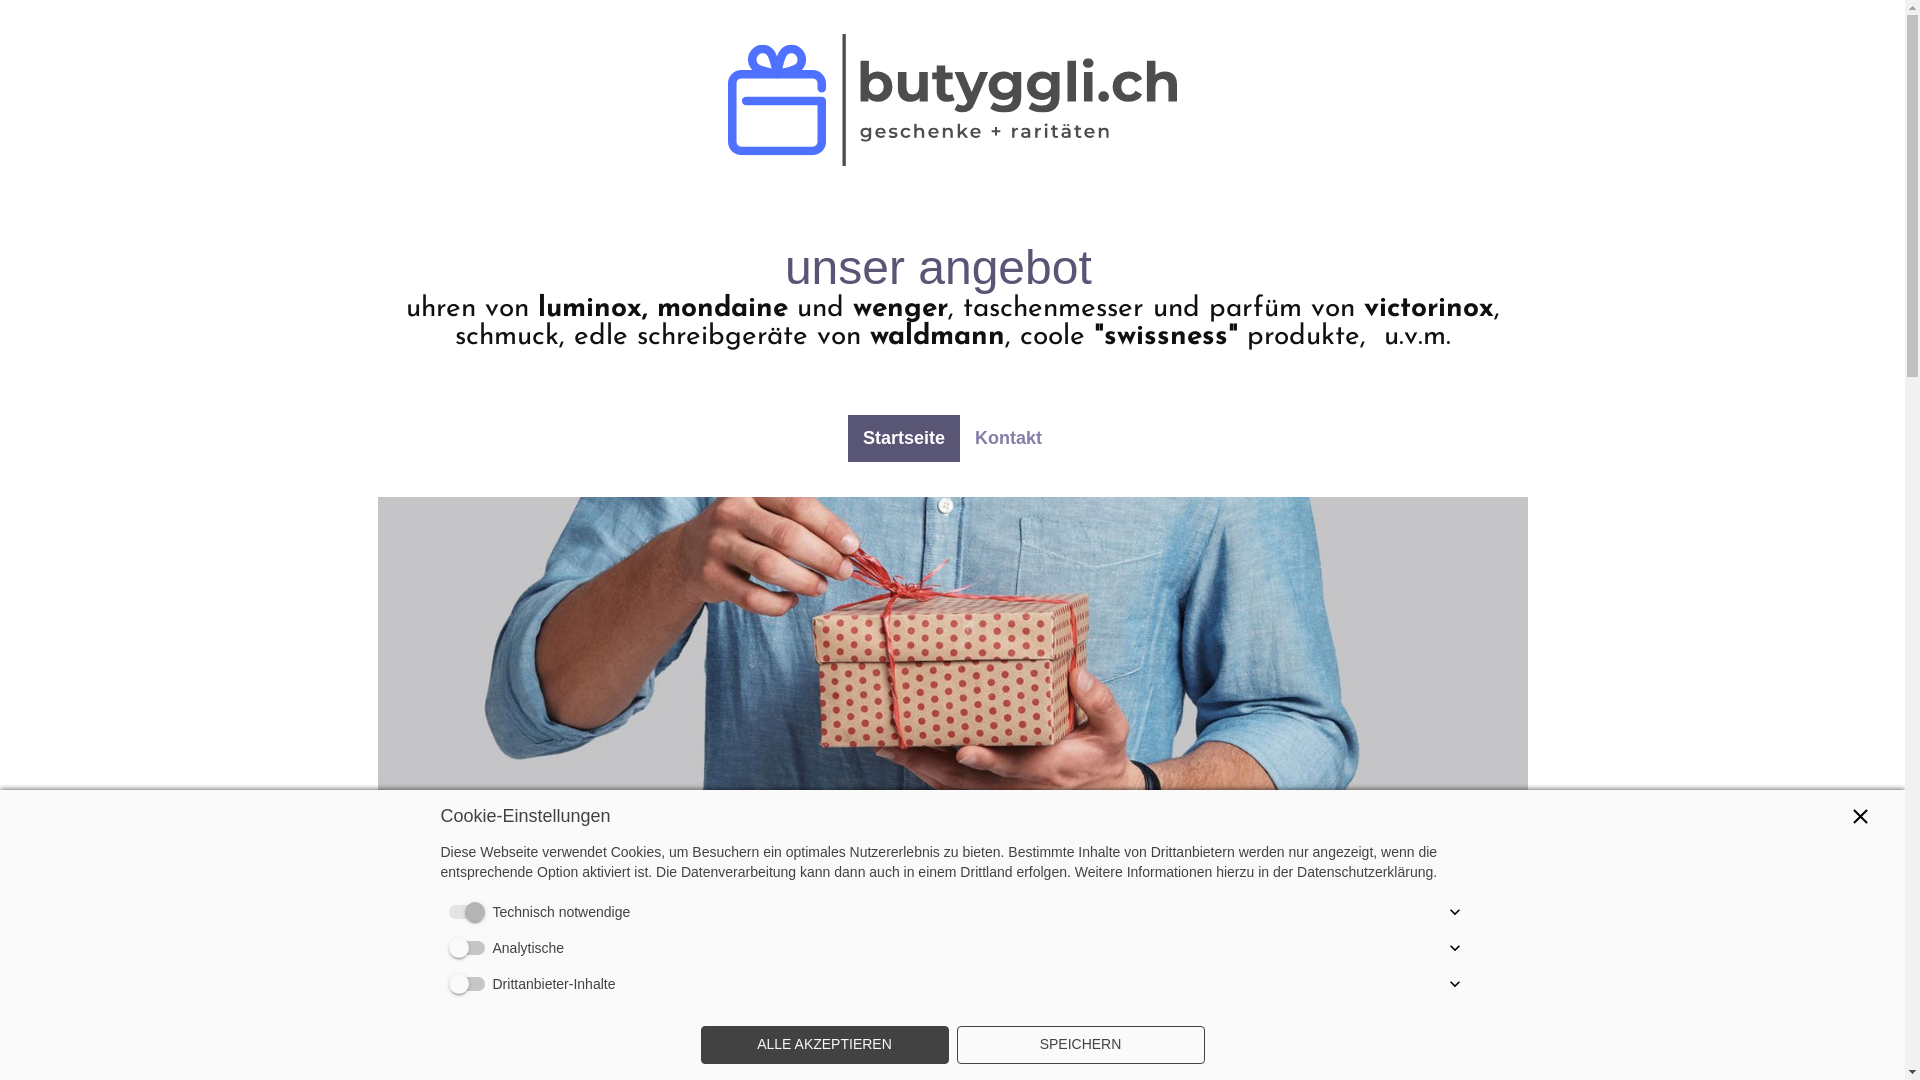 This screenshot has height=1080, width=1920. Describe the element at coordinates (902, 437) in the screenshot. I see `'Startseite'` at that location.